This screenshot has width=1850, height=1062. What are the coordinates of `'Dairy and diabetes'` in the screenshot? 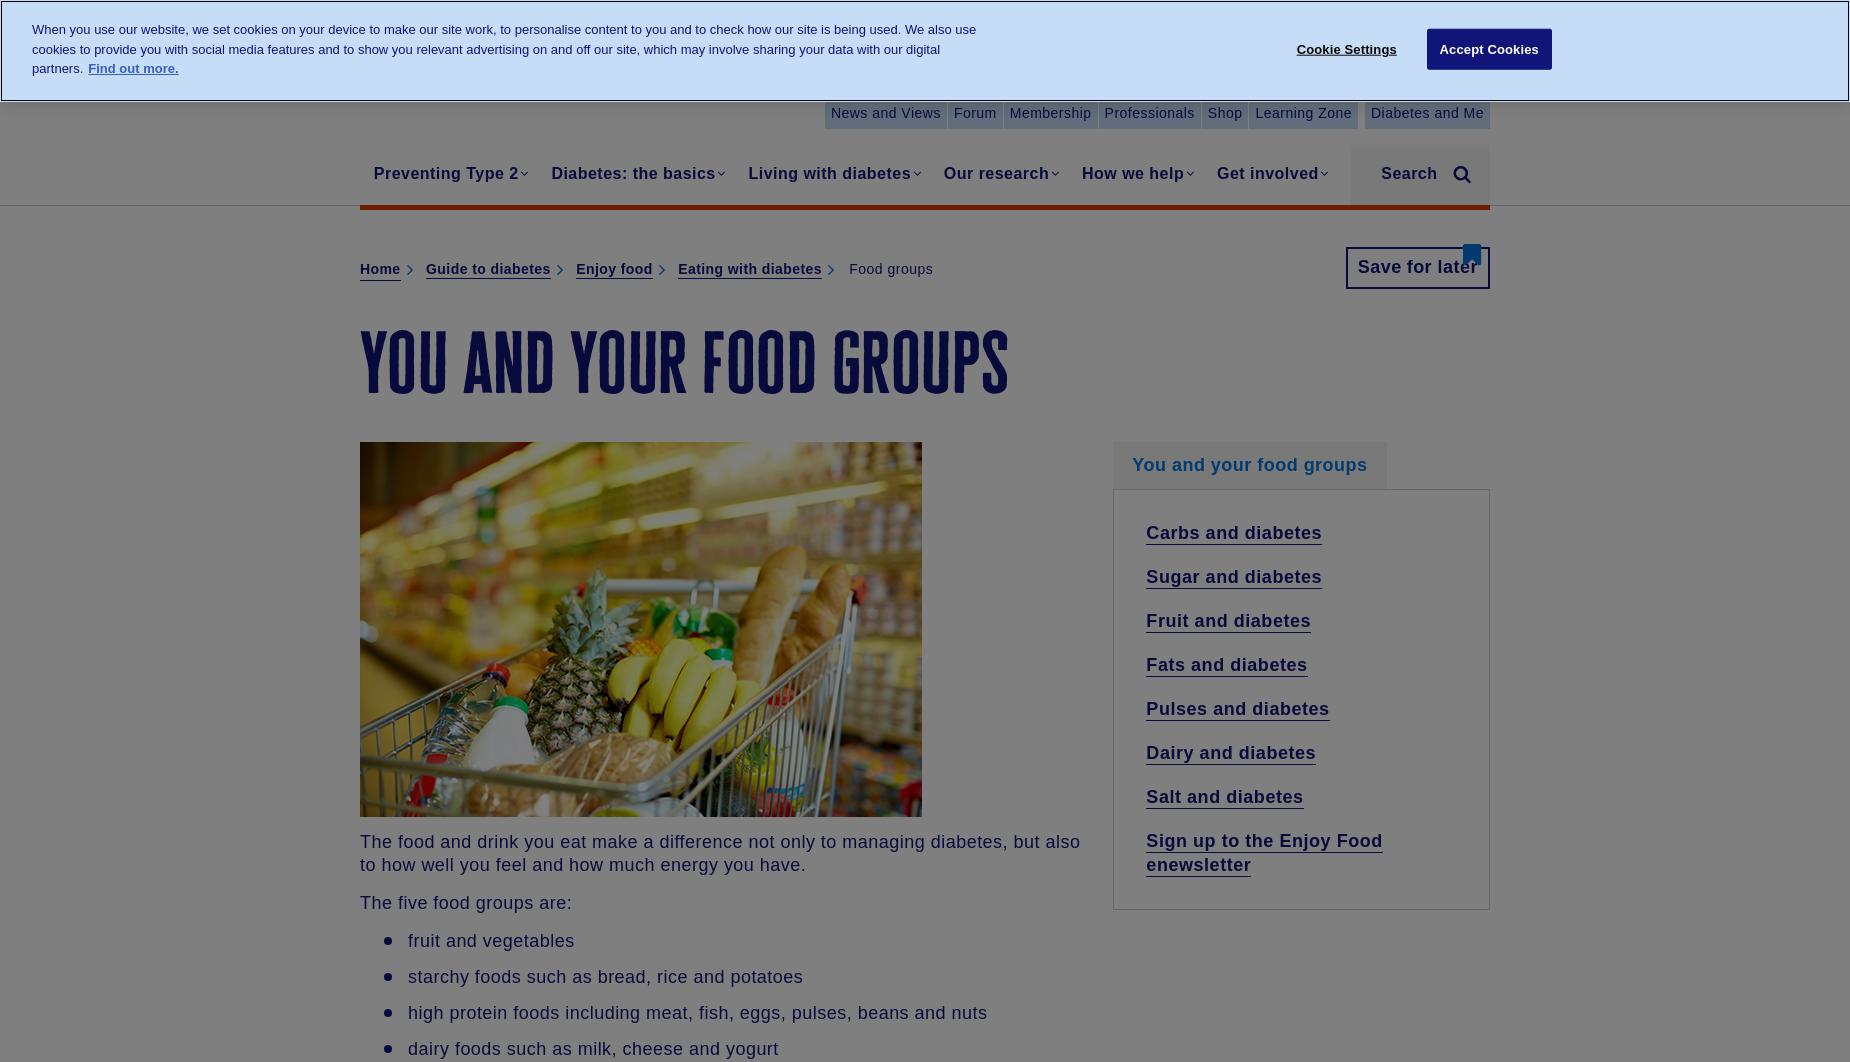 It's located at (1229, 752).